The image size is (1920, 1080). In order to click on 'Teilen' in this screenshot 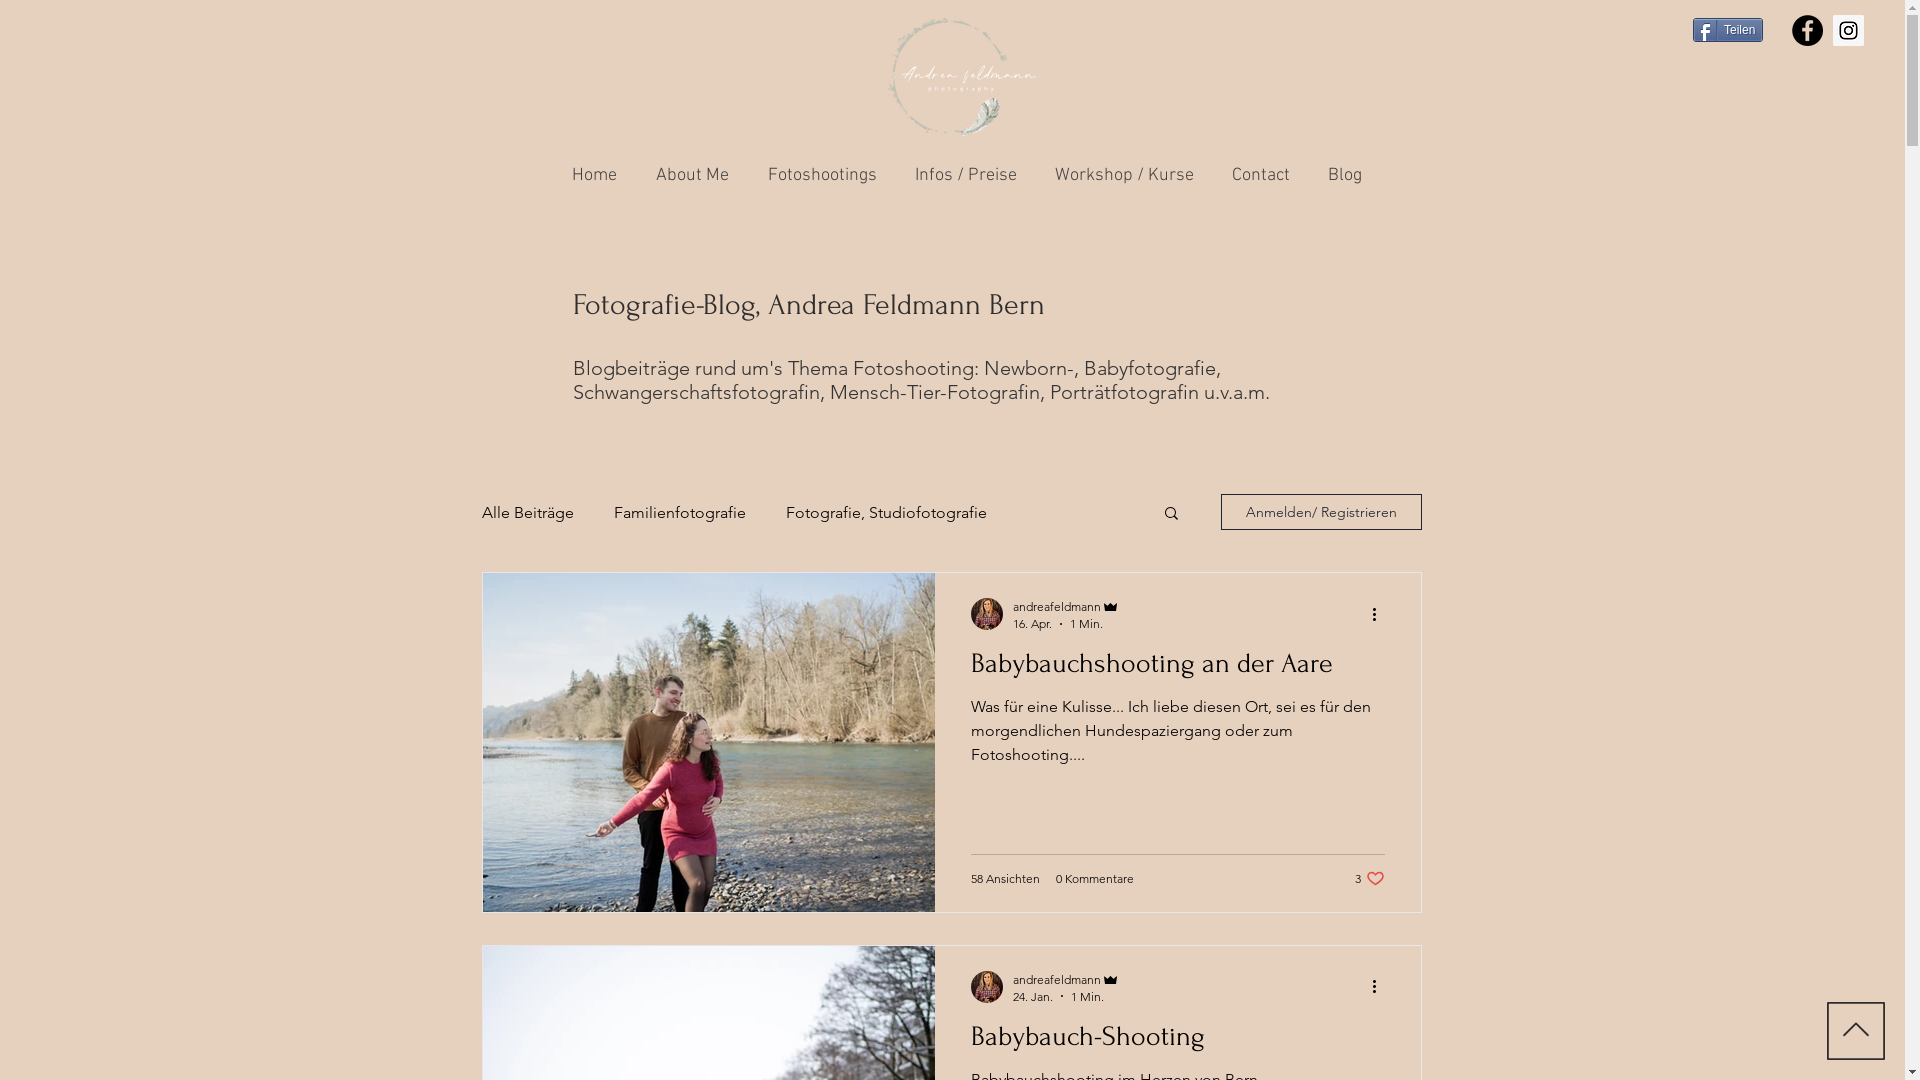, I will do `click(1692, 30)`.